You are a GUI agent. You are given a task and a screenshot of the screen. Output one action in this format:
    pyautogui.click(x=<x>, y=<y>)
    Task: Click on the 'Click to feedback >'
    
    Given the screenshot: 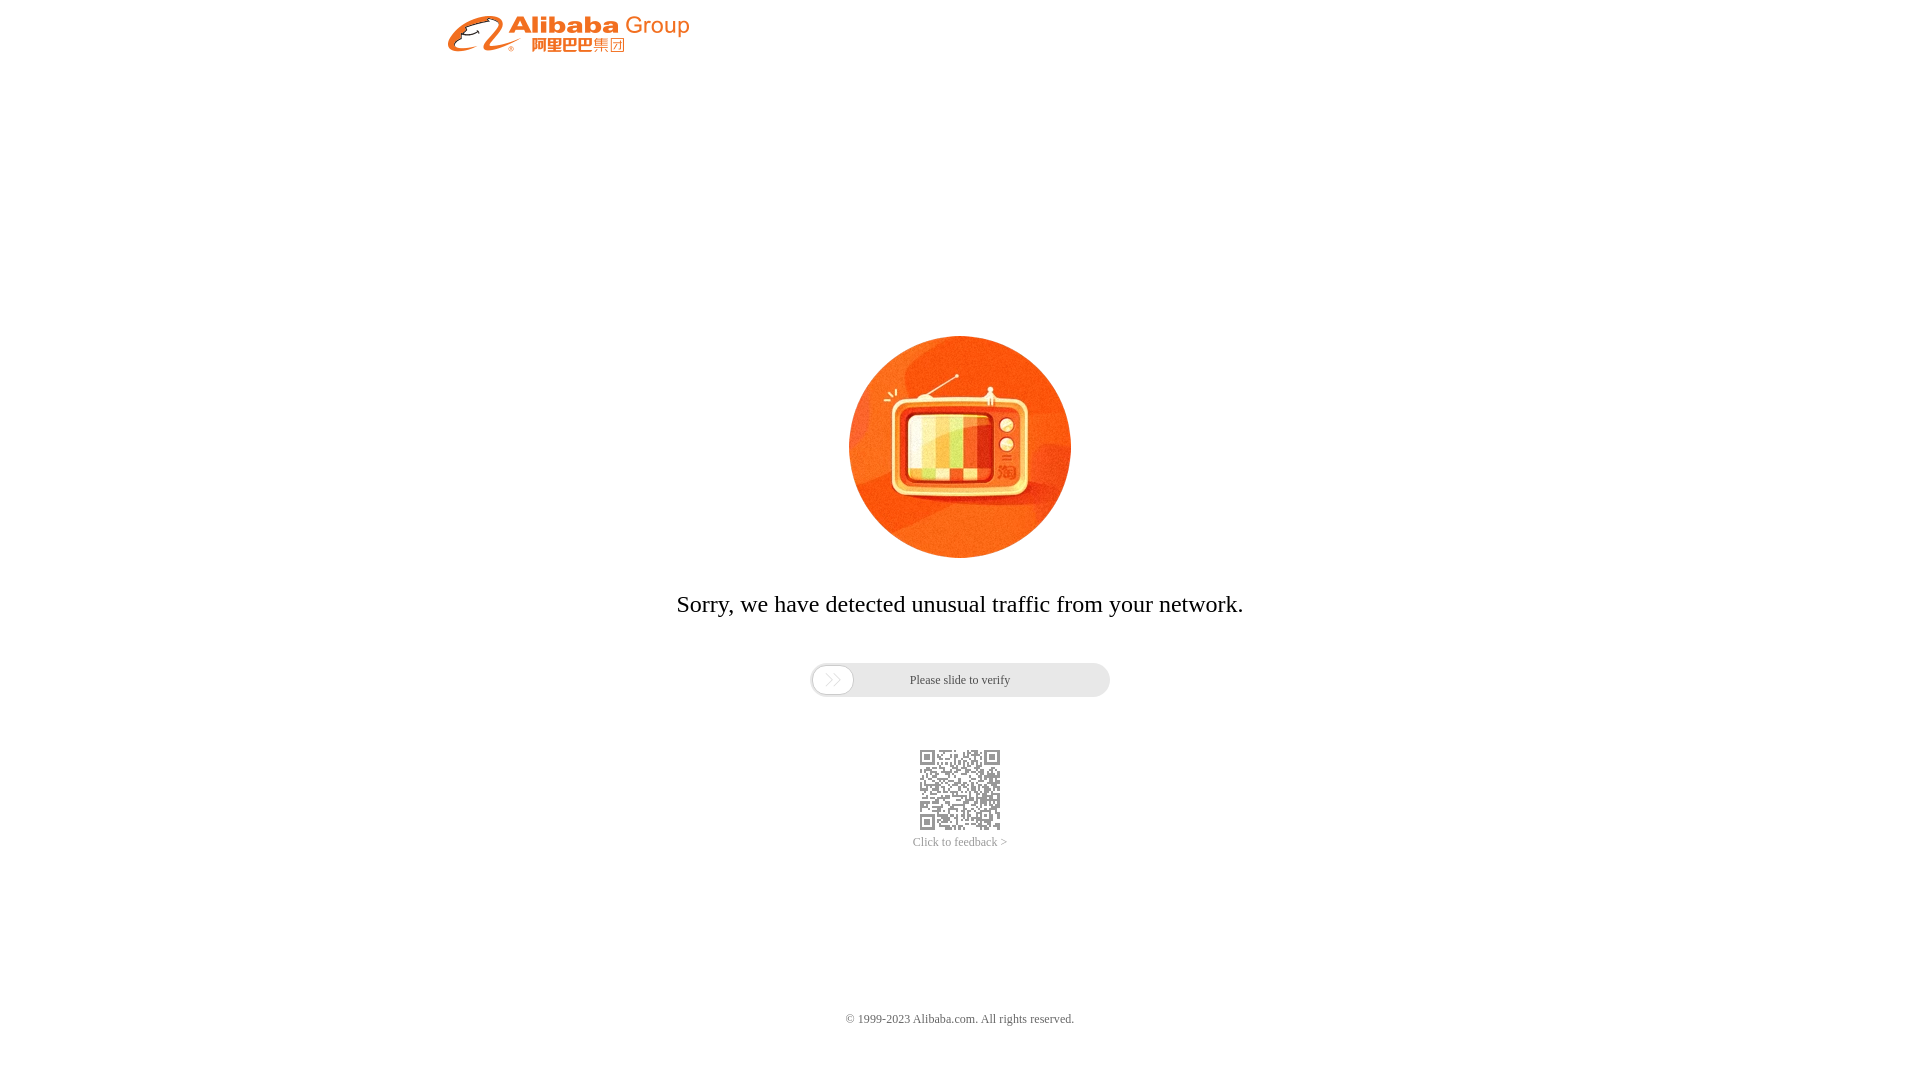 What is the action you would take?
    pyautogui.click(x=911, y=842)
    